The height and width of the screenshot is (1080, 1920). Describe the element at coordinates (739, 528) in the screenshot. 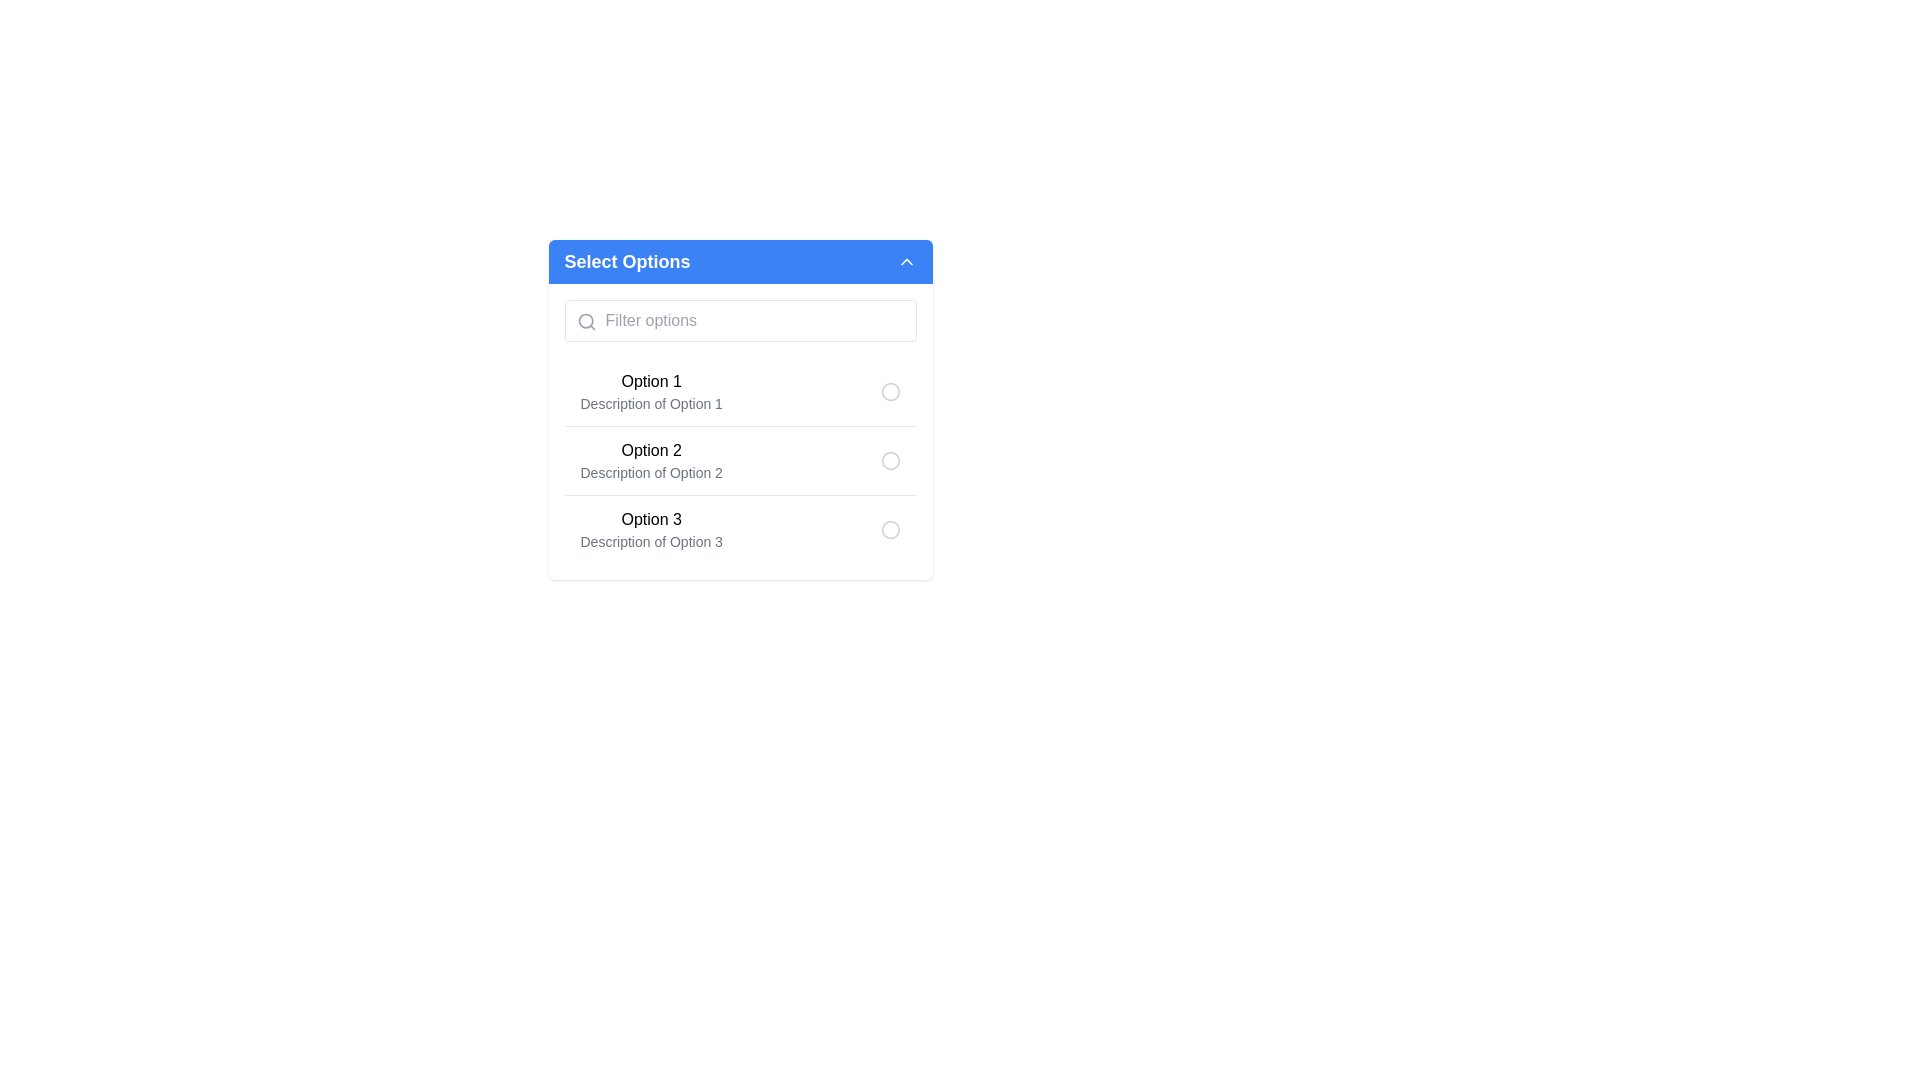

I see `the third option in the dropdown menu` at that location.